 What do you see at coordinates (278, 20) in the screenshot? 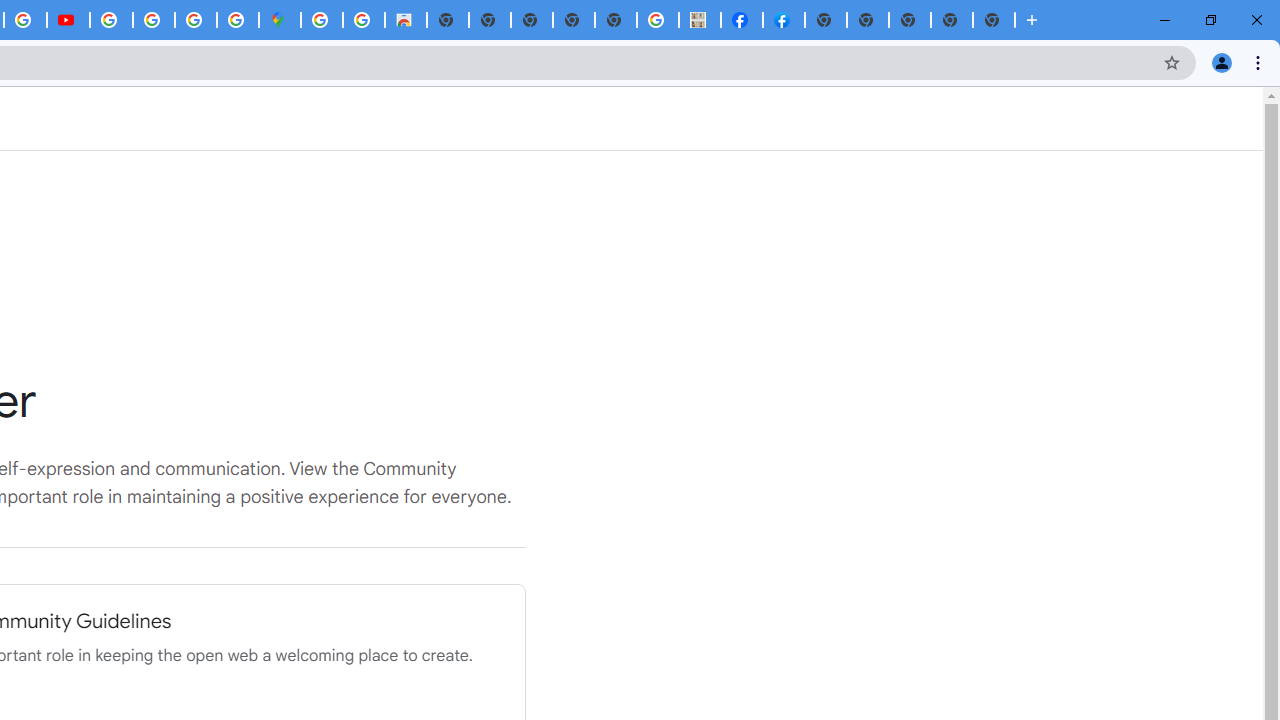
I see `'Google Maps'` at bounding box center [278, 20].